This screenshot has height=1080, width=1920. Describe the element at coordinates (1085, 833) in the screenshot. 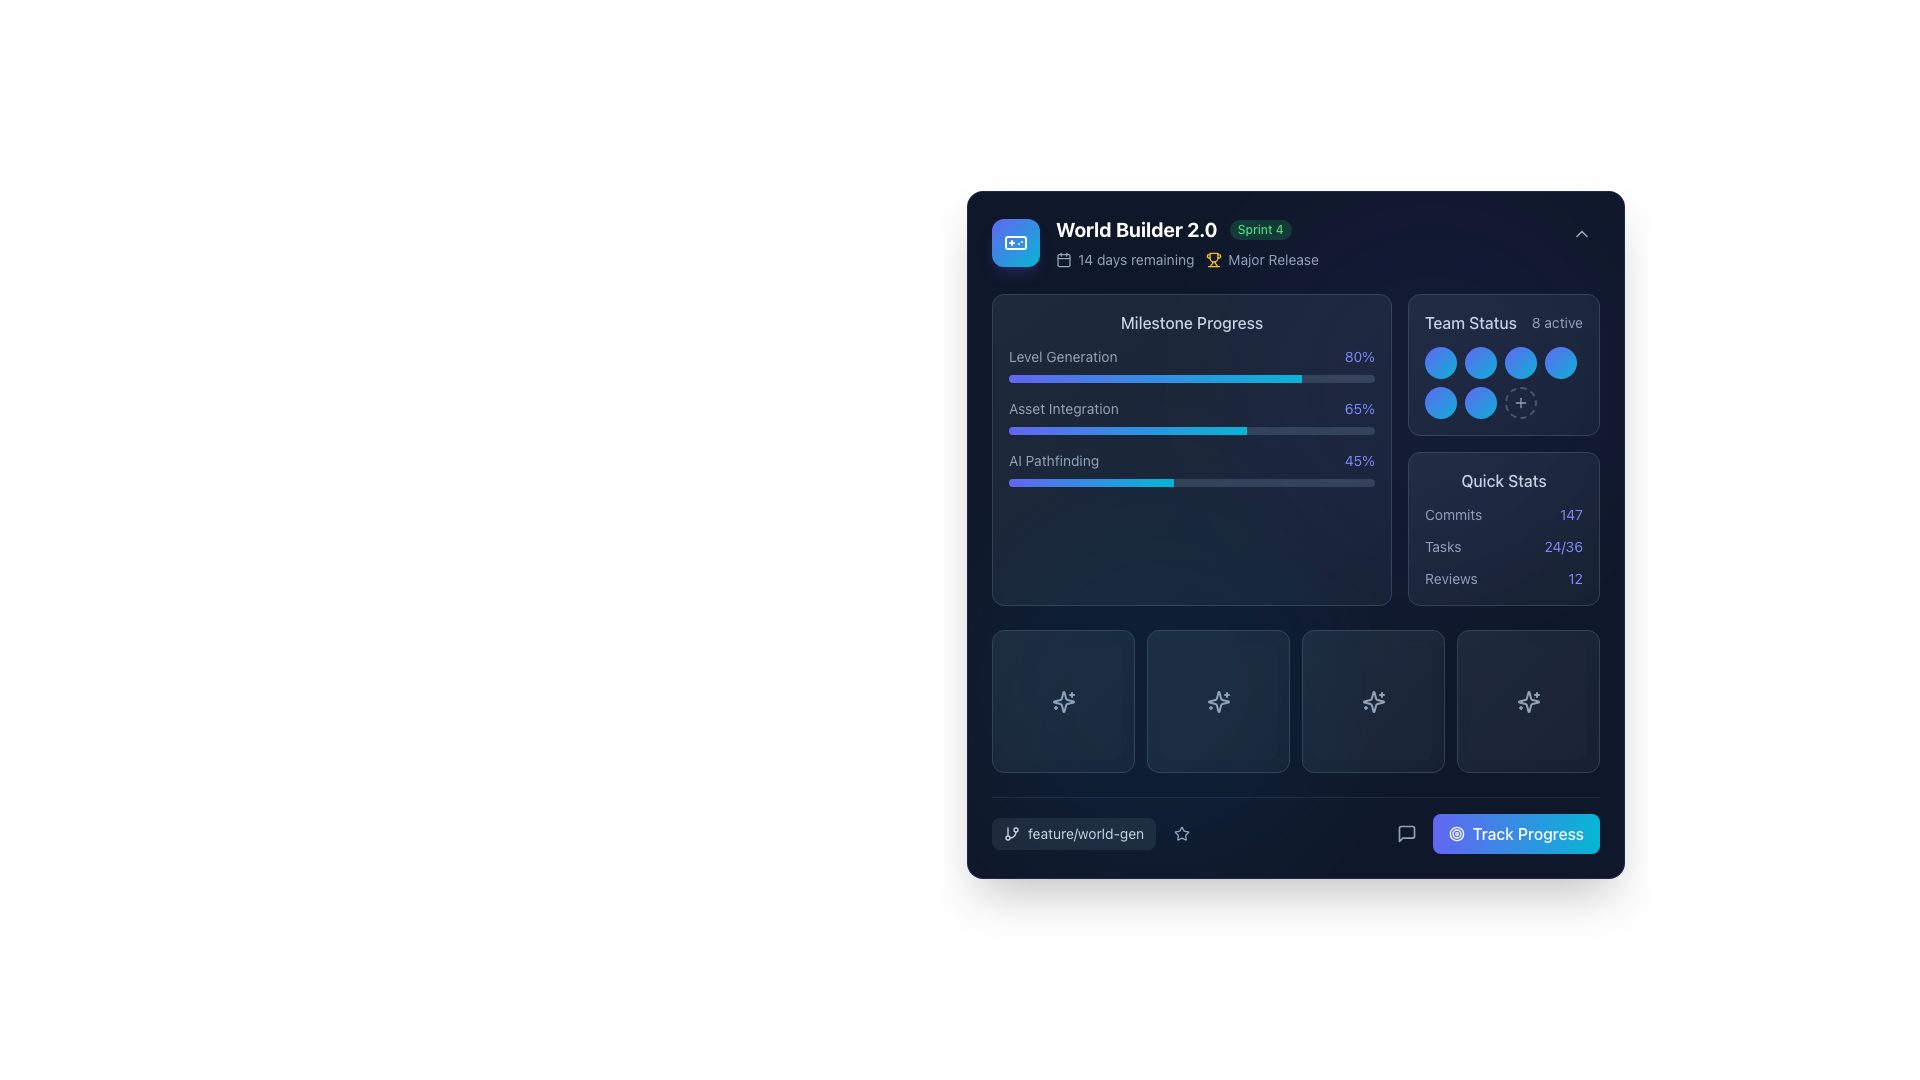

I see `the static text element that reads 'feature/world-gen', located in the bottom left corner of a rounded rectangular button-like structure with a dark background` at that location.